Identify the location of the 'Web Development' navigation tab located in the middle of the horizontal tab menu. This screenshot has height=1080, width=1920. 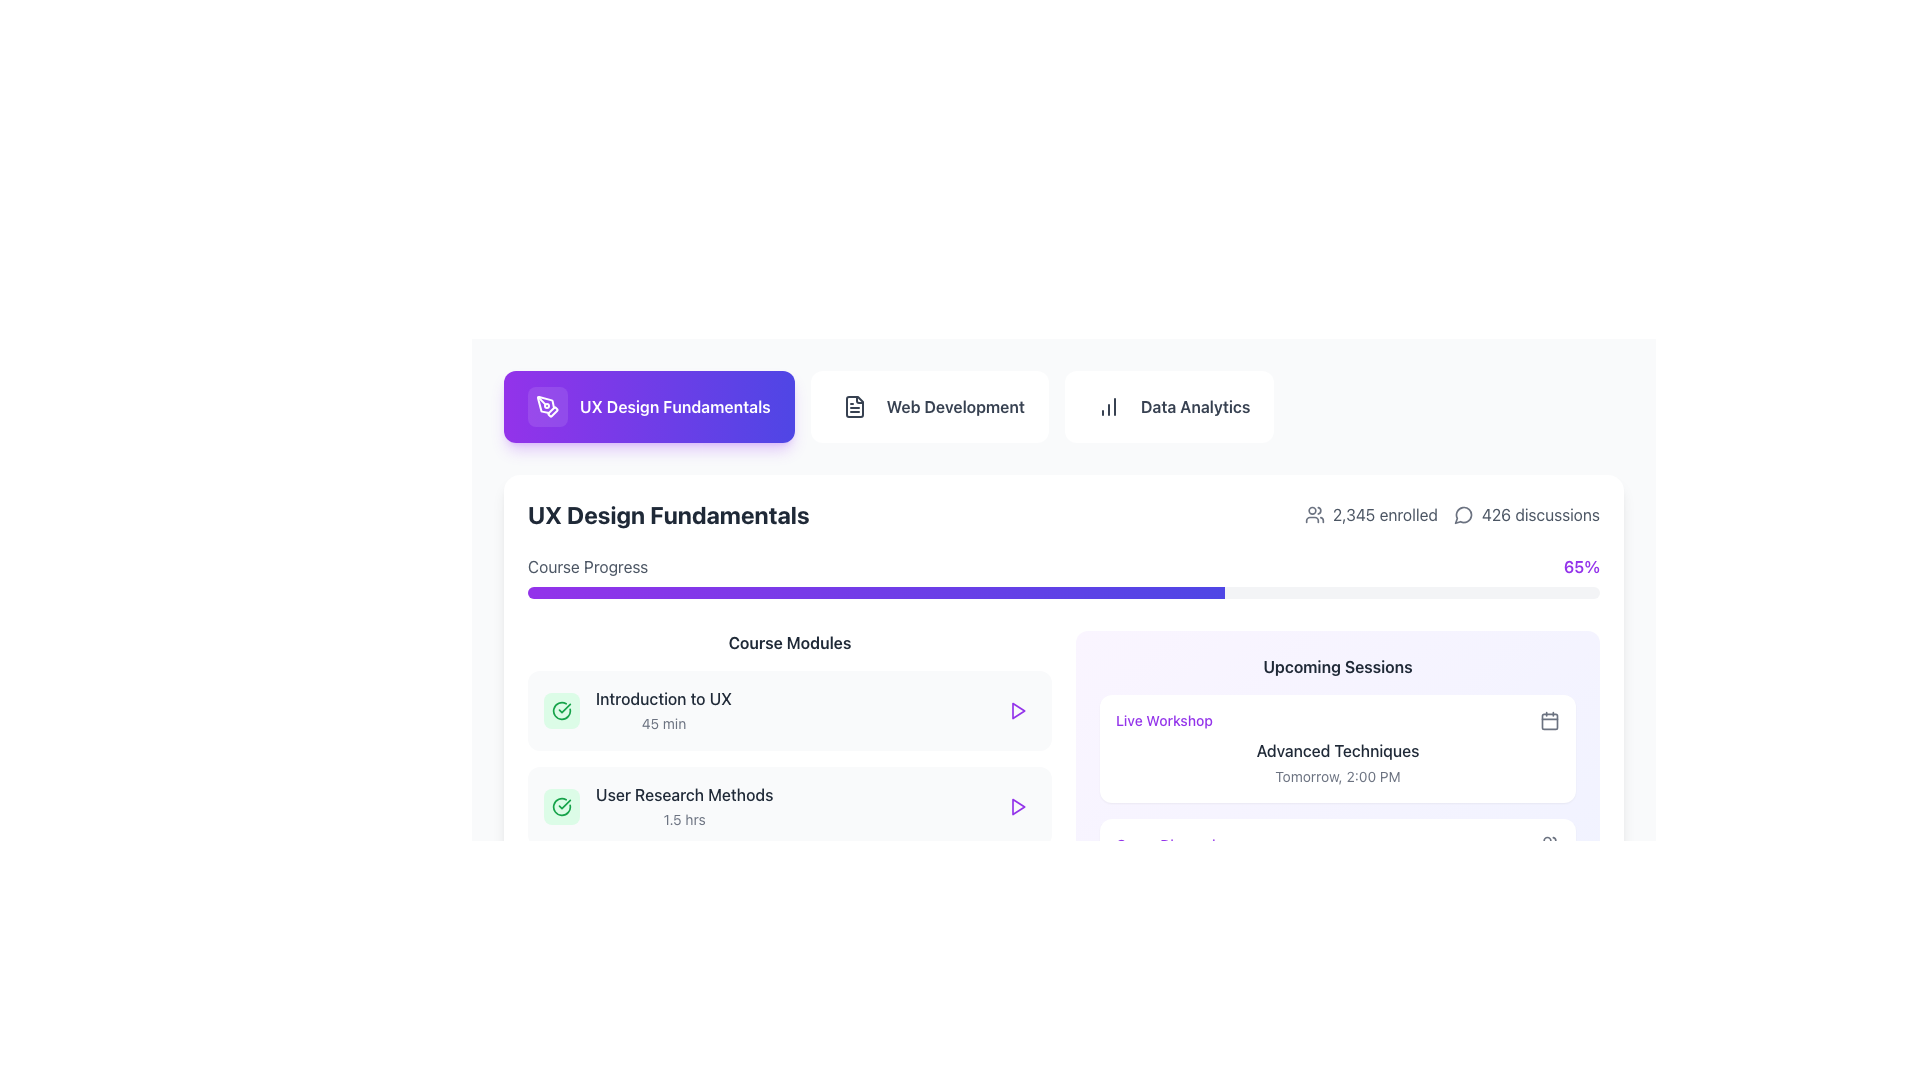
(854, 406).